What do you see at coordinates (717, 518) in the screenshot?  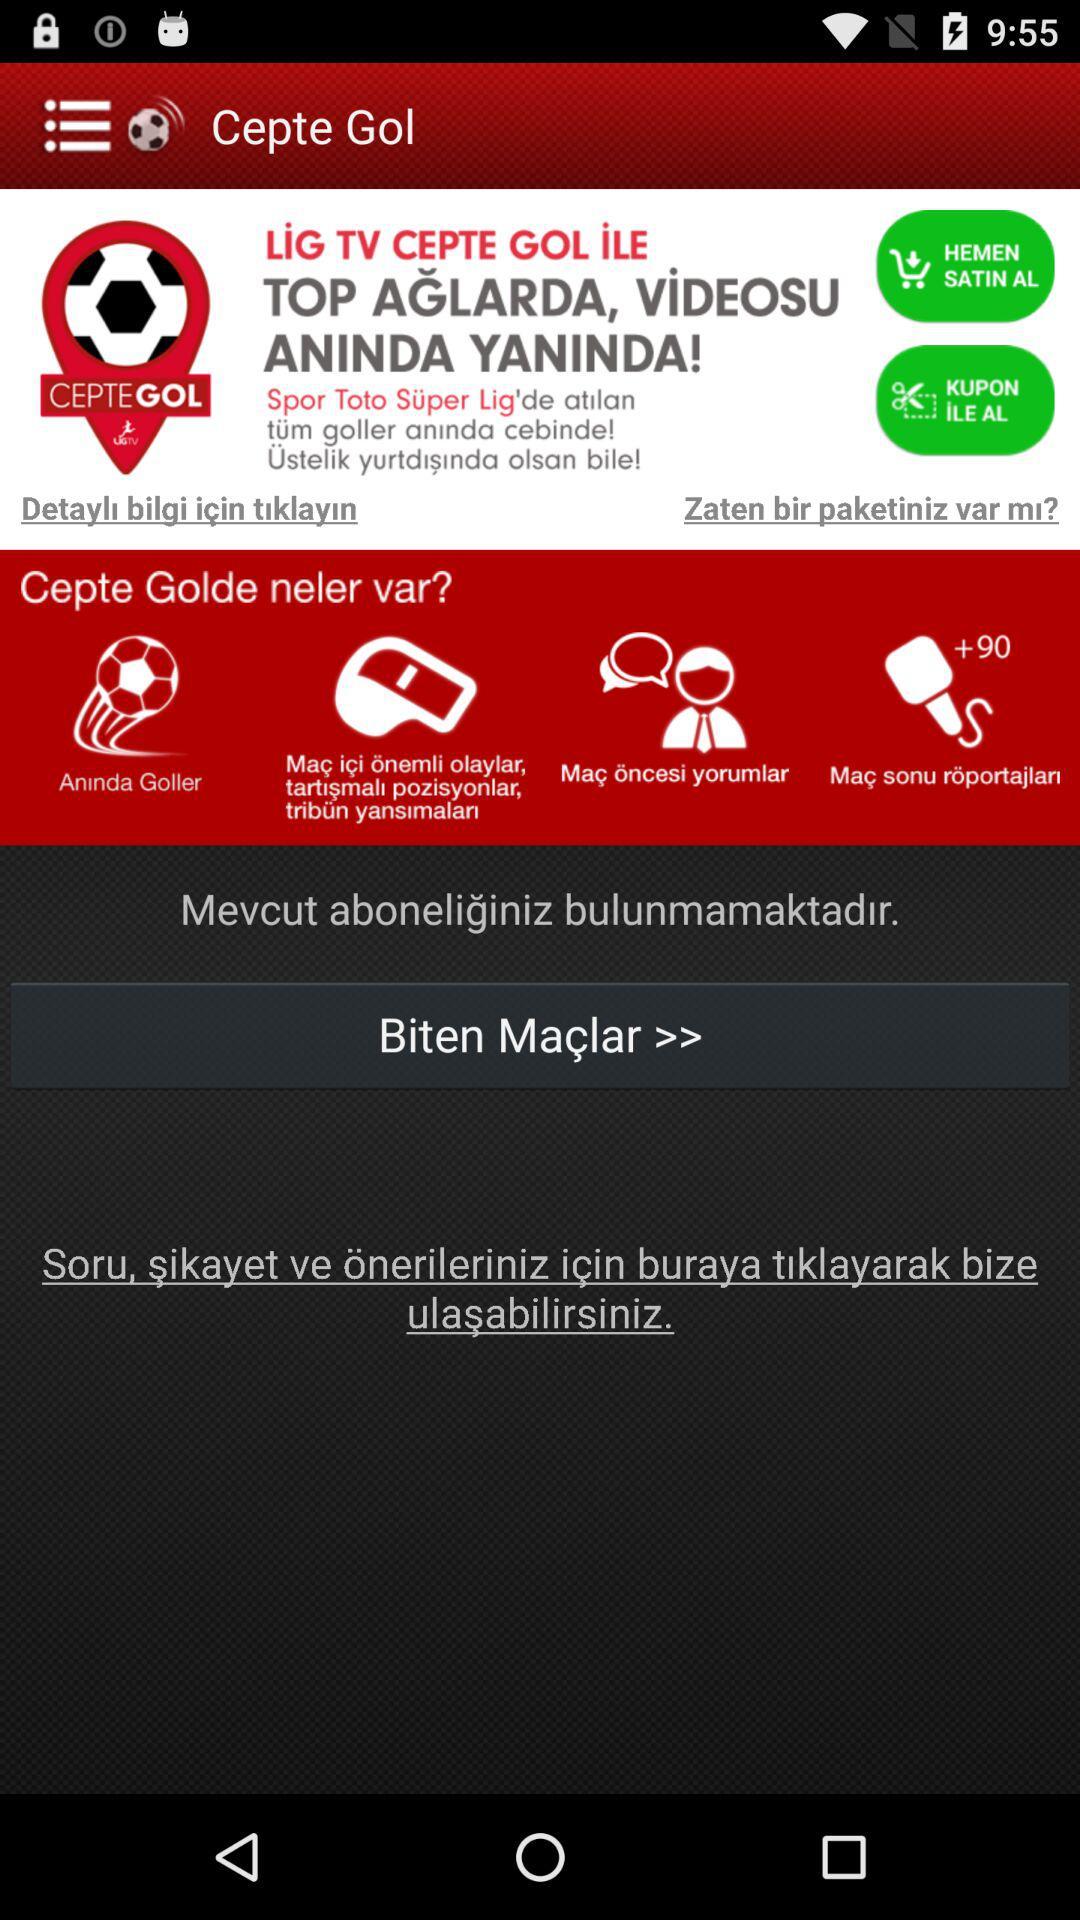 I see `a option zaten bir paketiniz var mi on a page` at bounding box center [717, 518].